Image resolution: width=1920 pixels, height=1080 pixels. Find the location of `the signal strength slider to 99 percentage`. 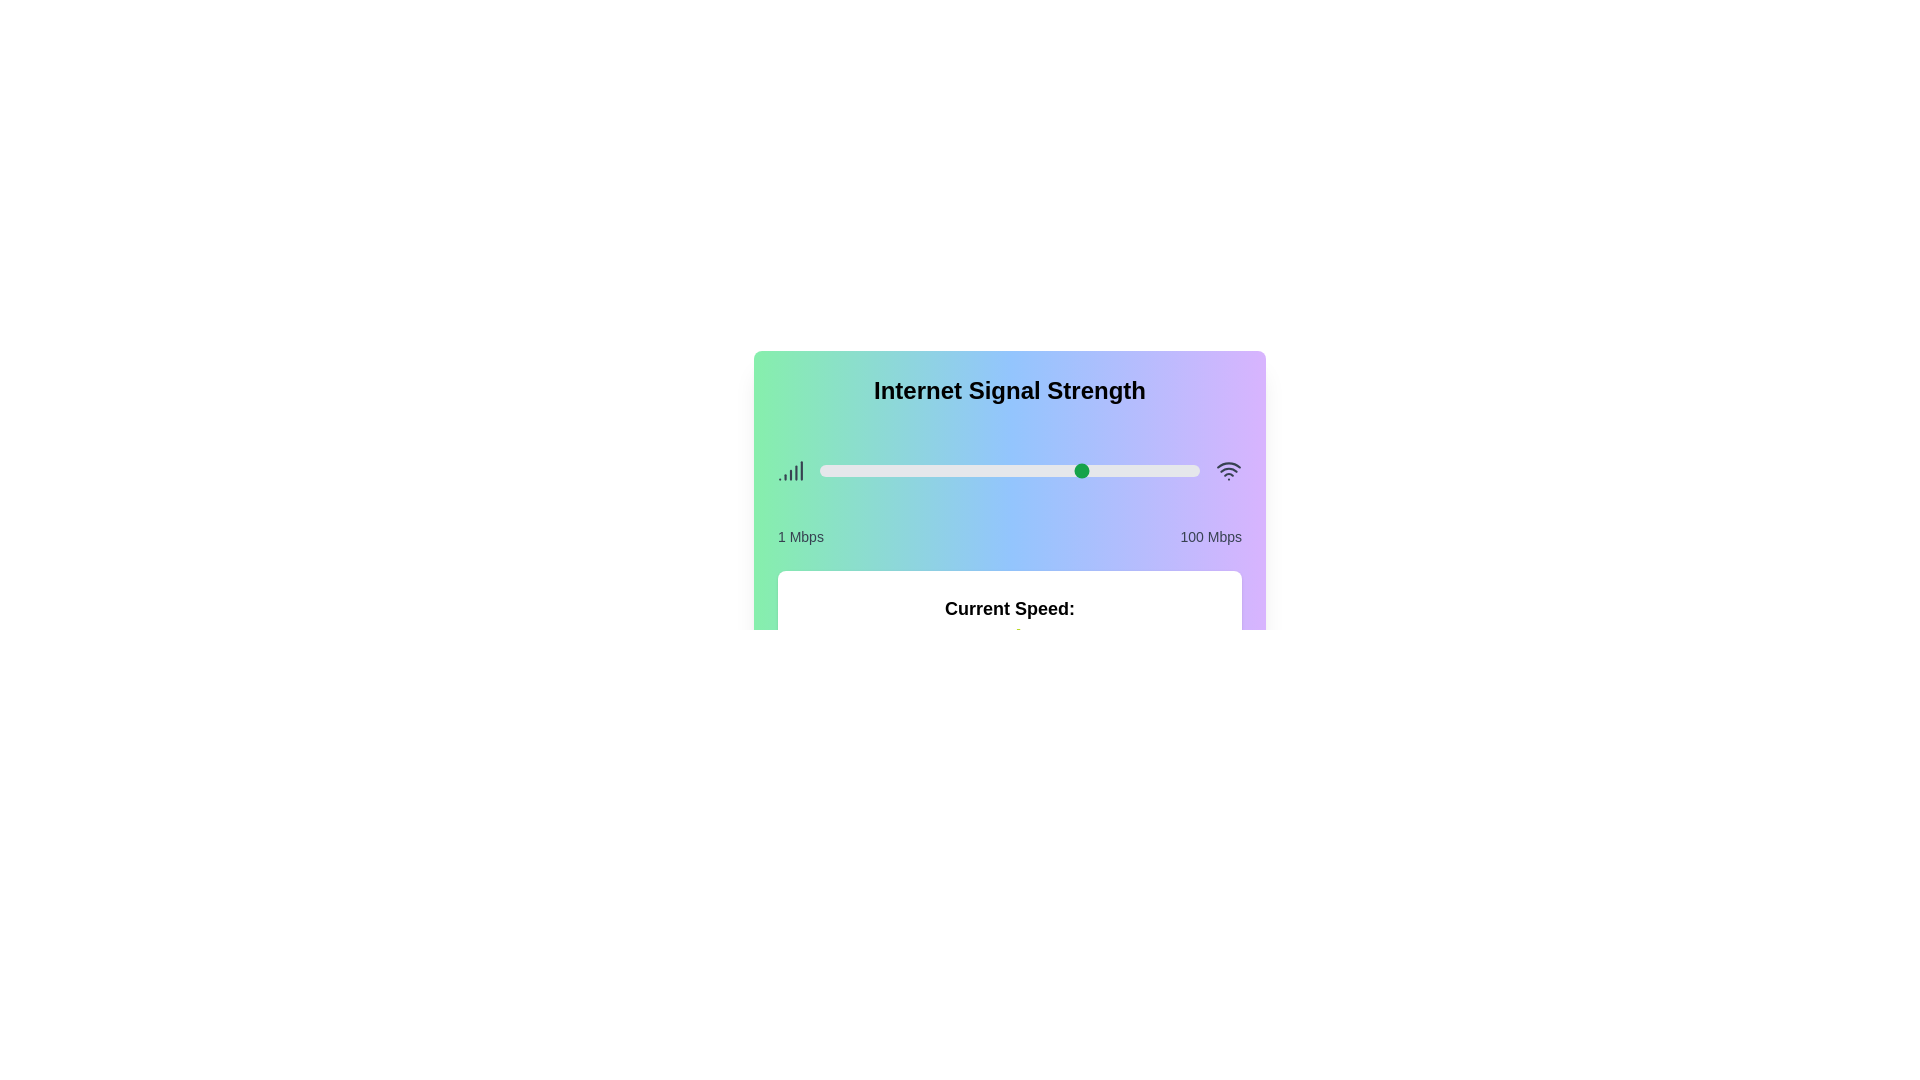

the signal strength slider to 99 percentage is located at coordinates (1195, 470).